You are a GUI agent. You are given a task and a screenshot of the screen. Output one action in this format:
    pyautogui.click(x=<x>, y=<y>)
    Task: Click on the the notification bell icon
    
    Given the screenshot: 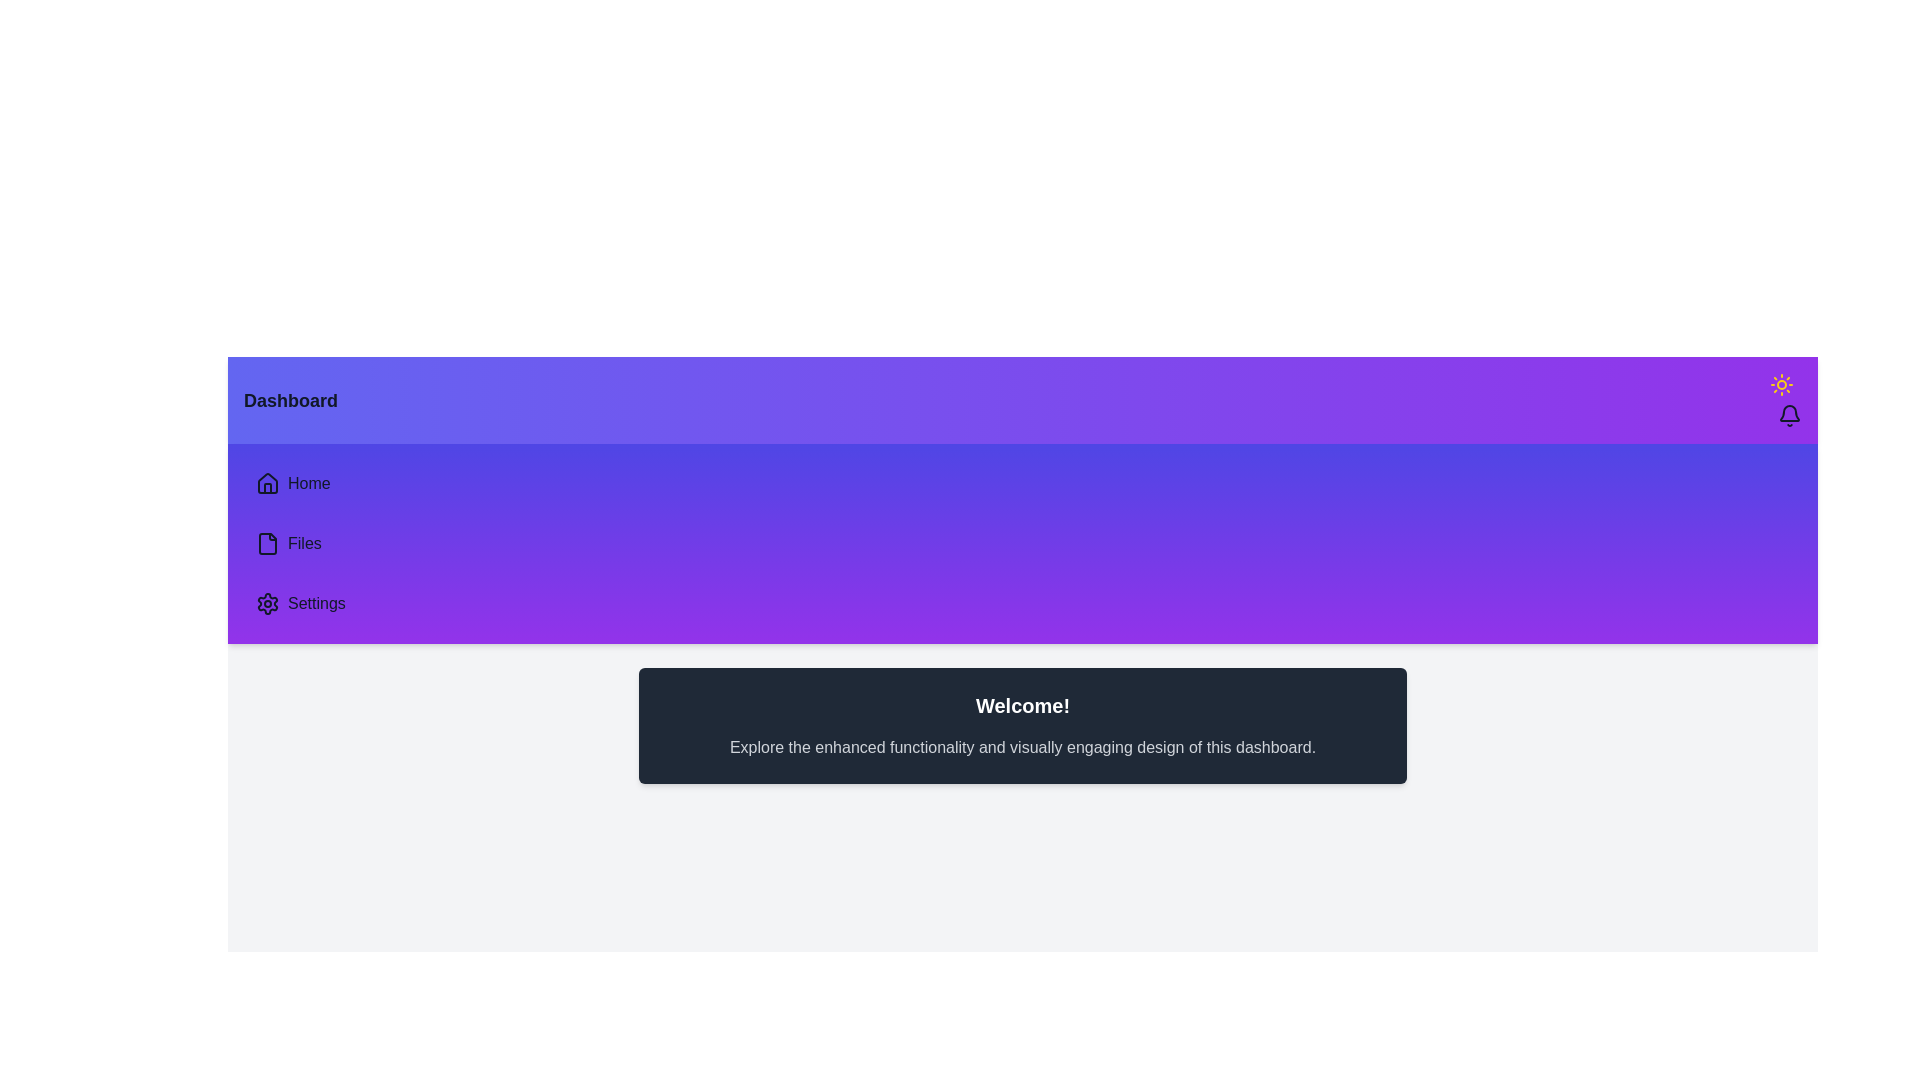 What is the action you would take?
    pyautogui.click(x=1790, y=415)
    